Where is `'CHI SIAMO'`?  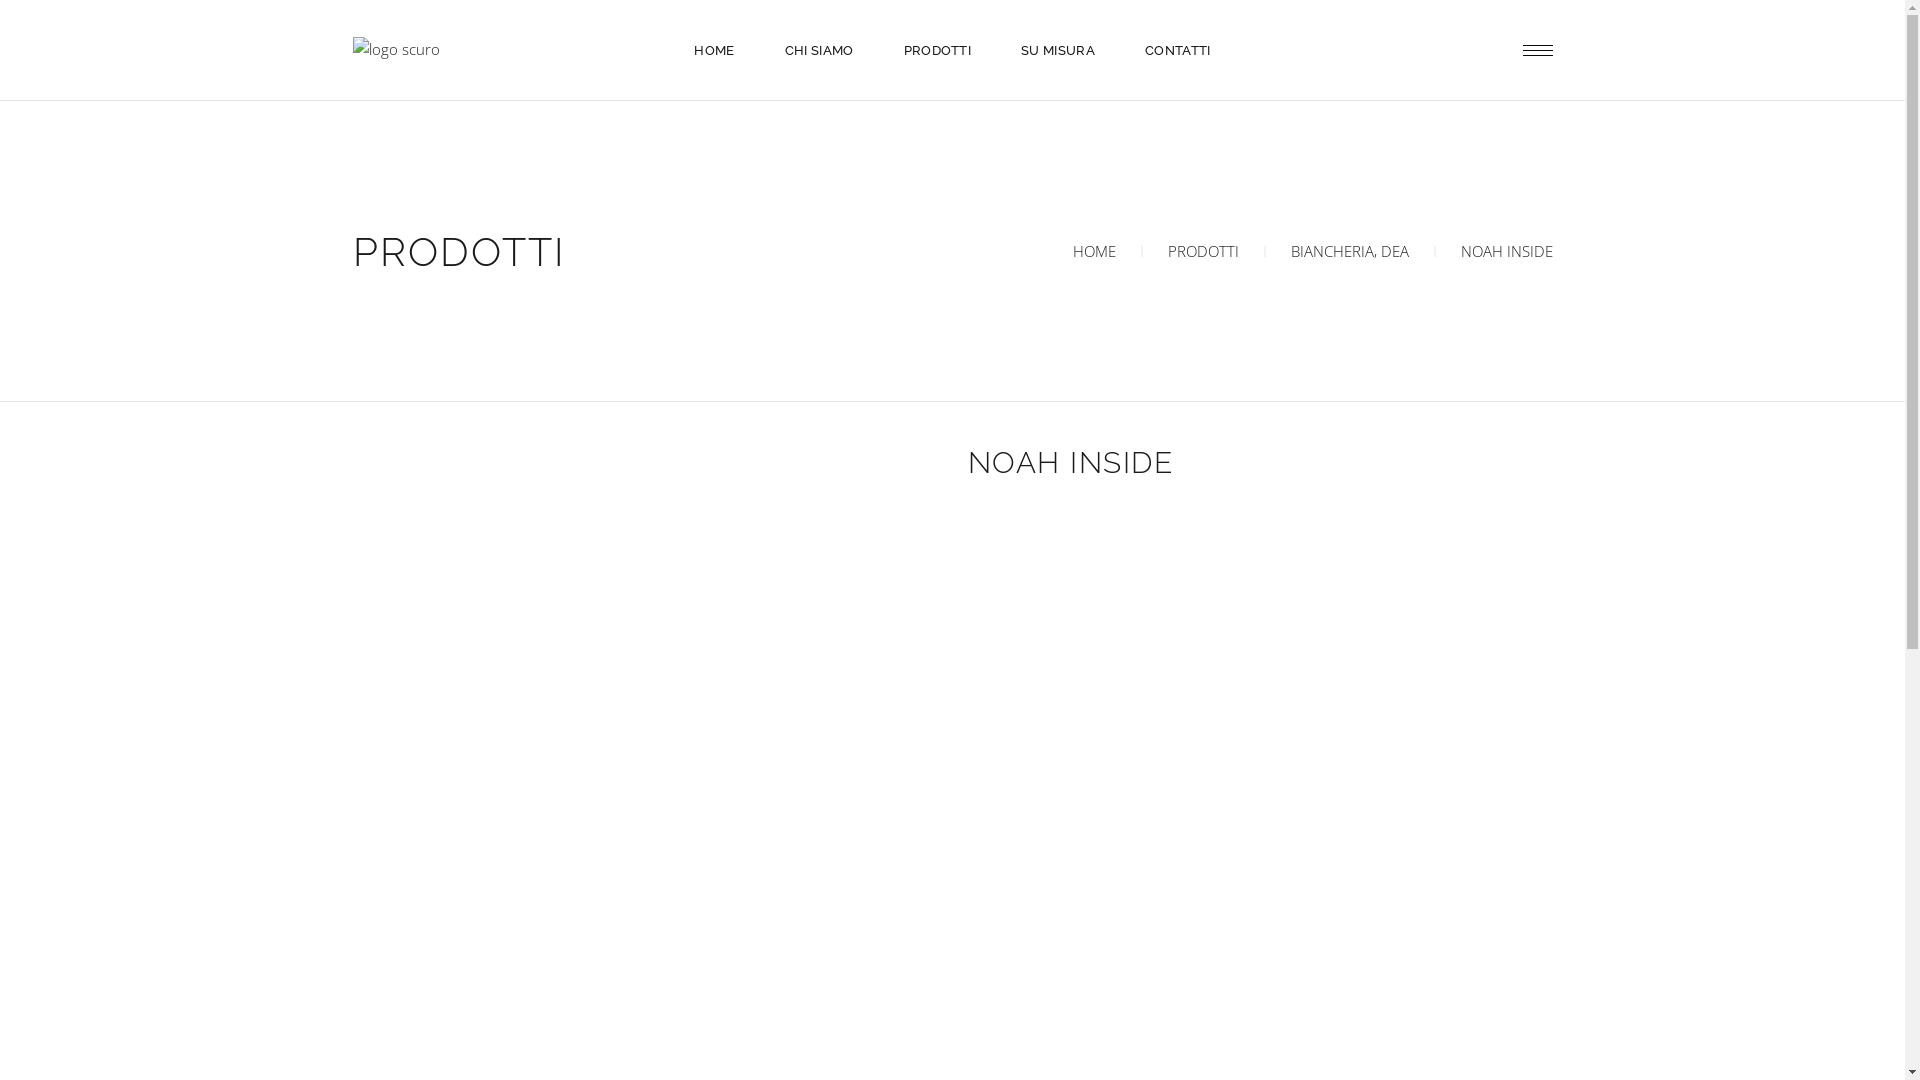 'CHI SIAMO' is located at coordinates (819, 49).